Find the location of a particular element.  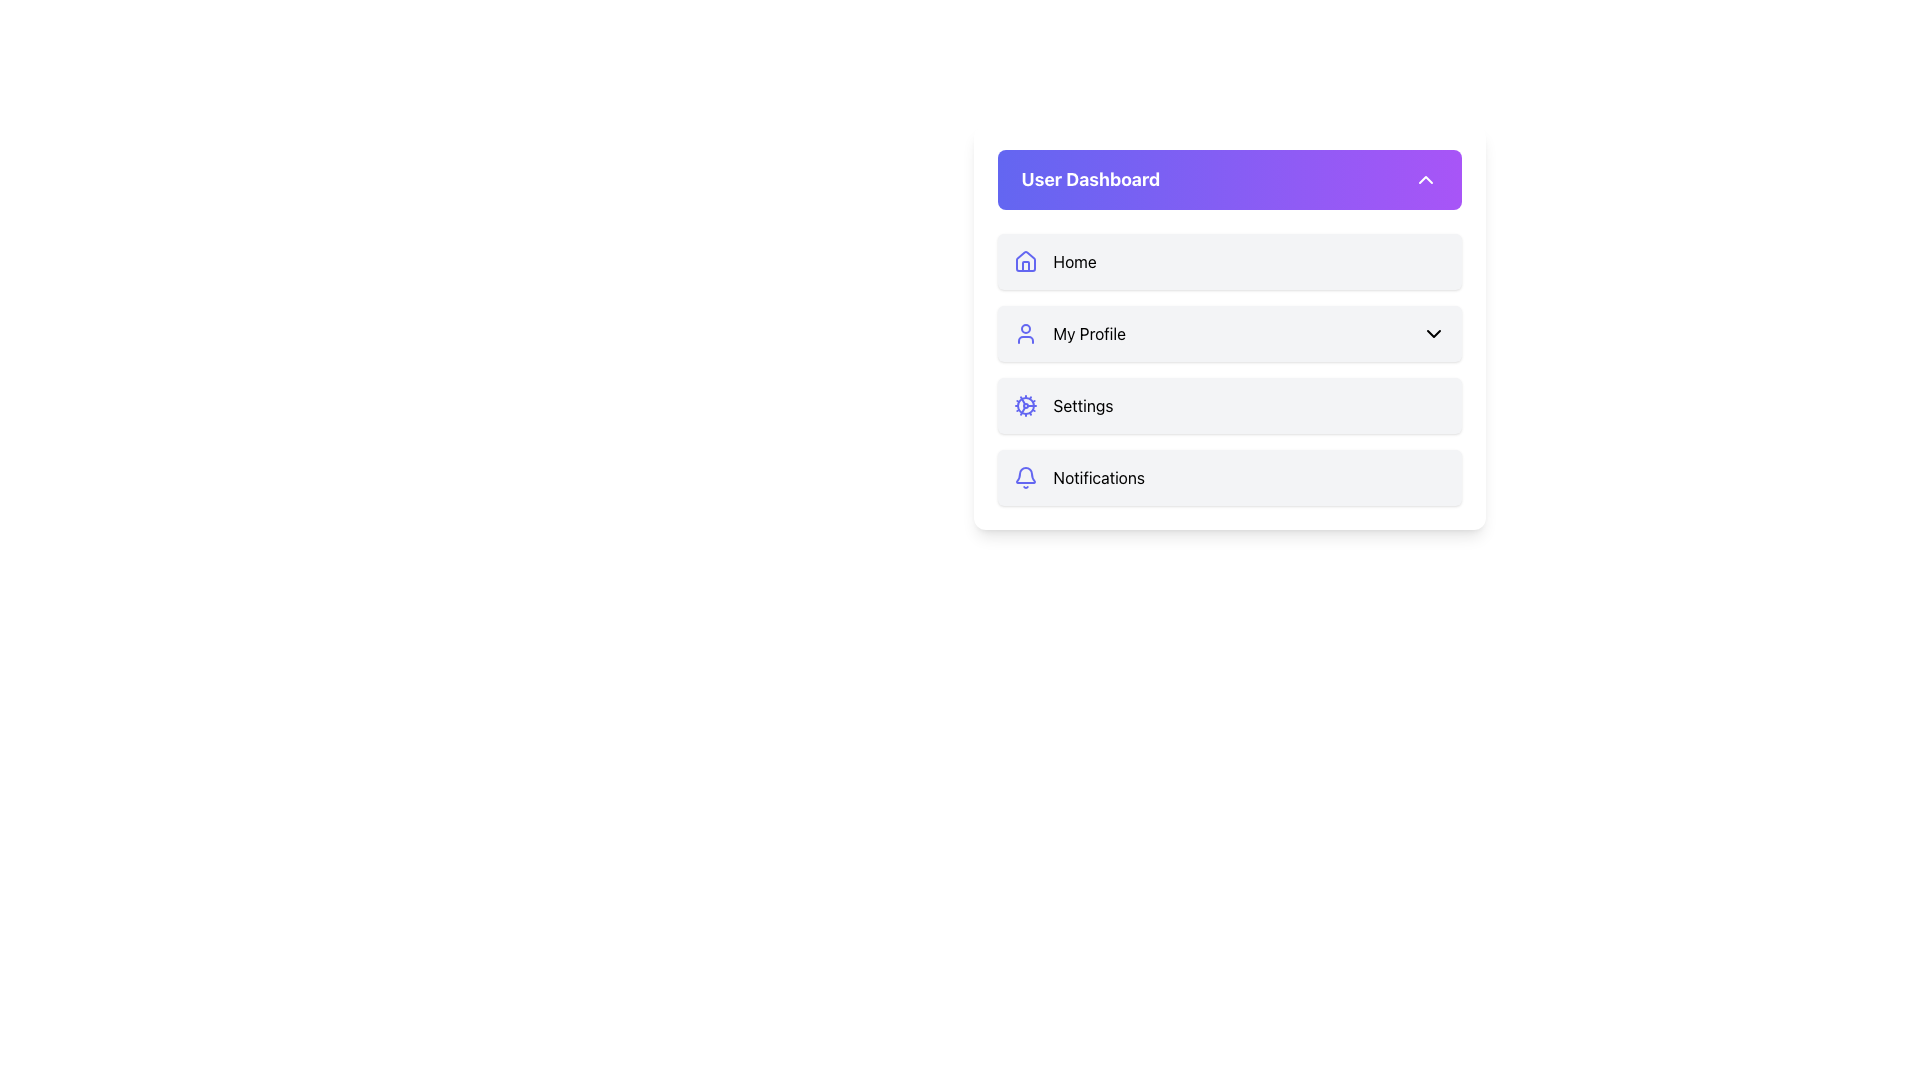

the 'Home' menu icon located in the User Dashboard is located at coordinates (1025, 260).